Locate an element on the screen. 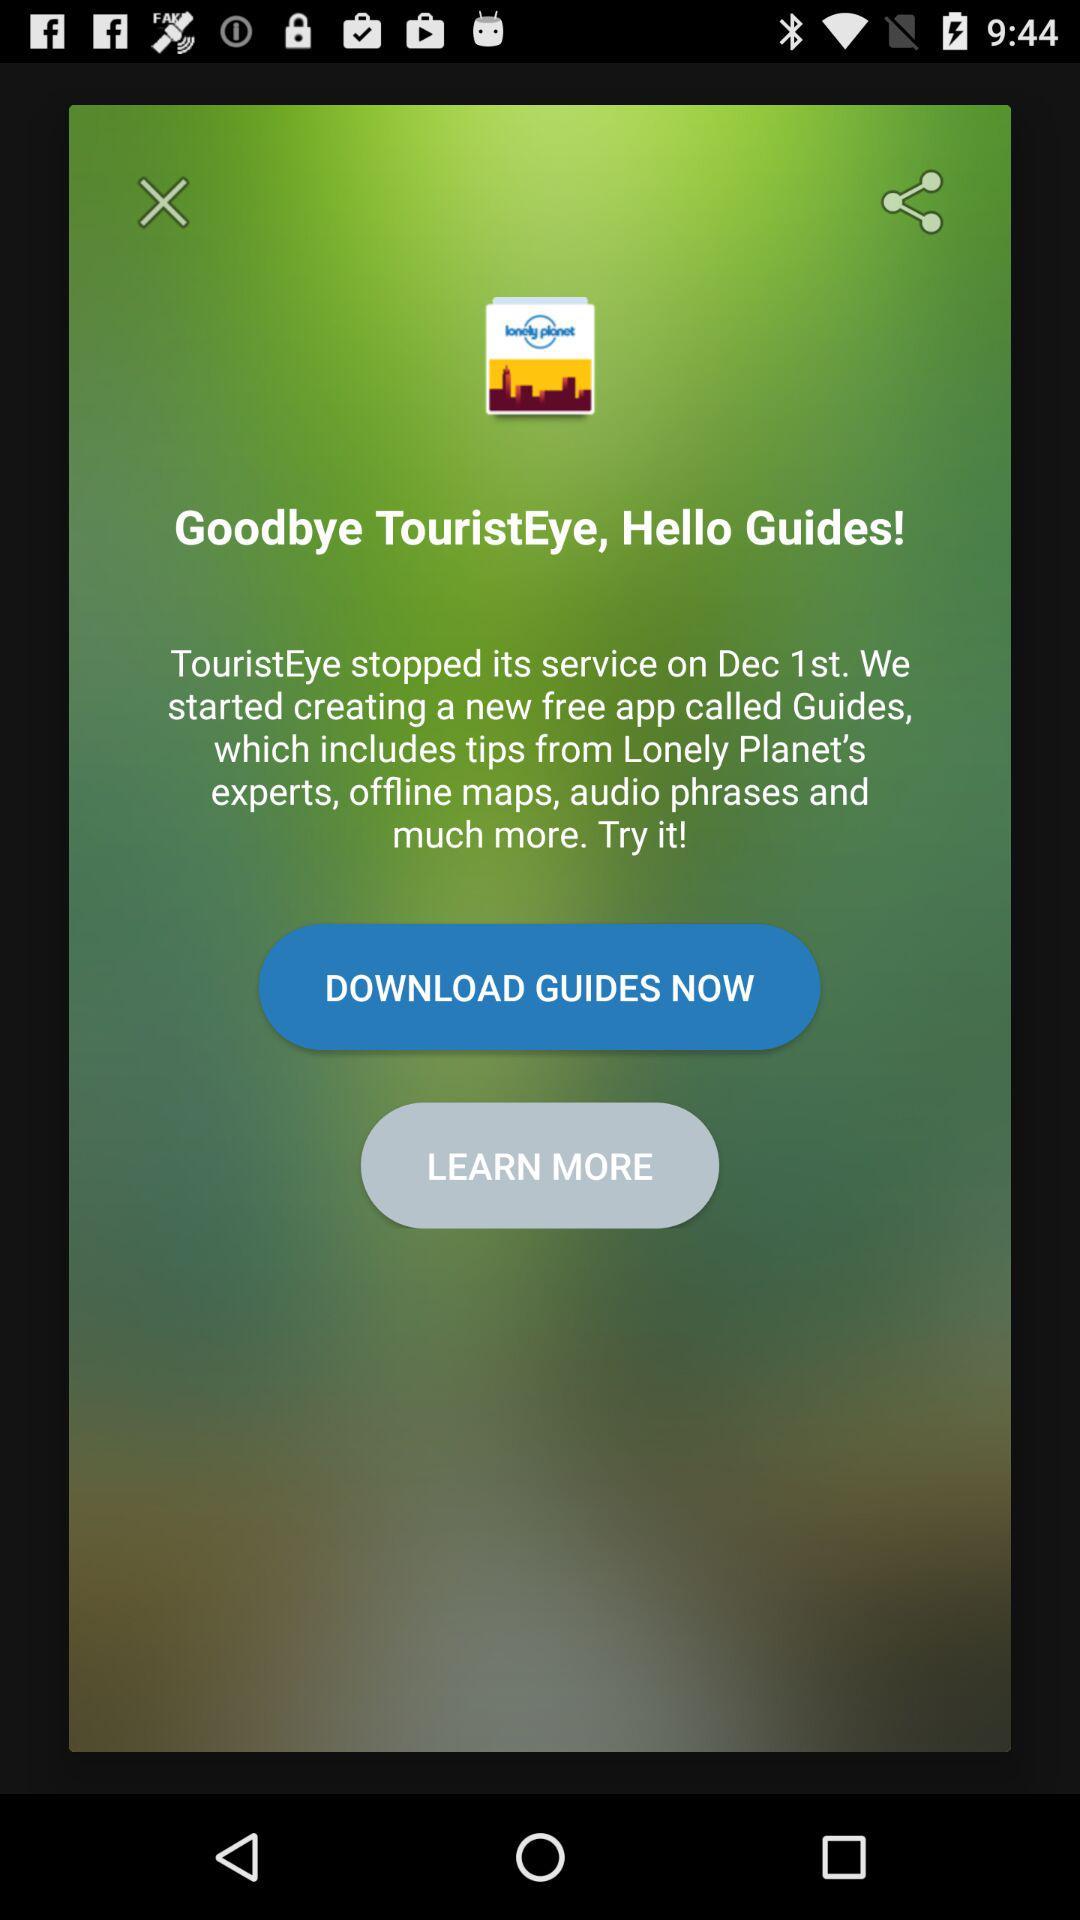  share app is located at coordinates (916, 202).